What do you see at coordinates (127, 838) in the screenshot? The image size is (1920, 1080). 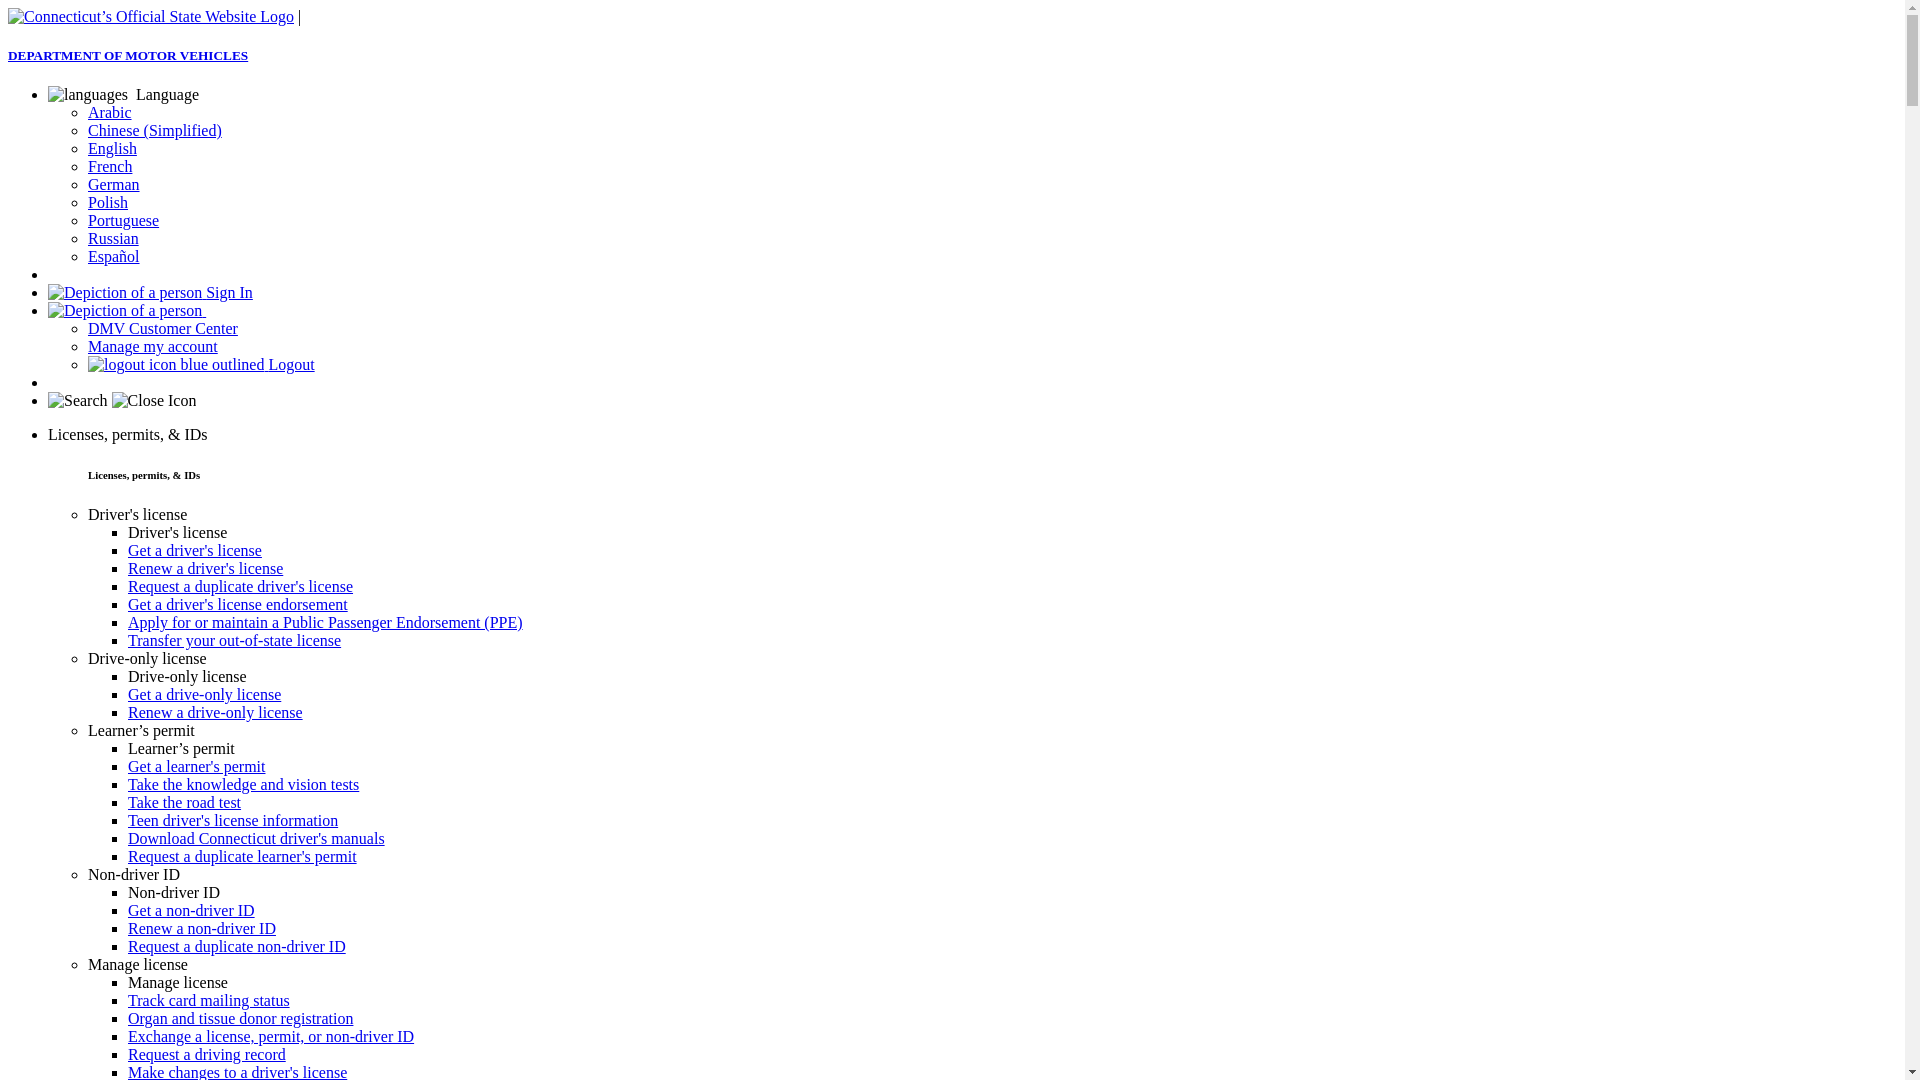 I see `'Download Connecticut driver's manuals'` at bounding box center [127, 838].